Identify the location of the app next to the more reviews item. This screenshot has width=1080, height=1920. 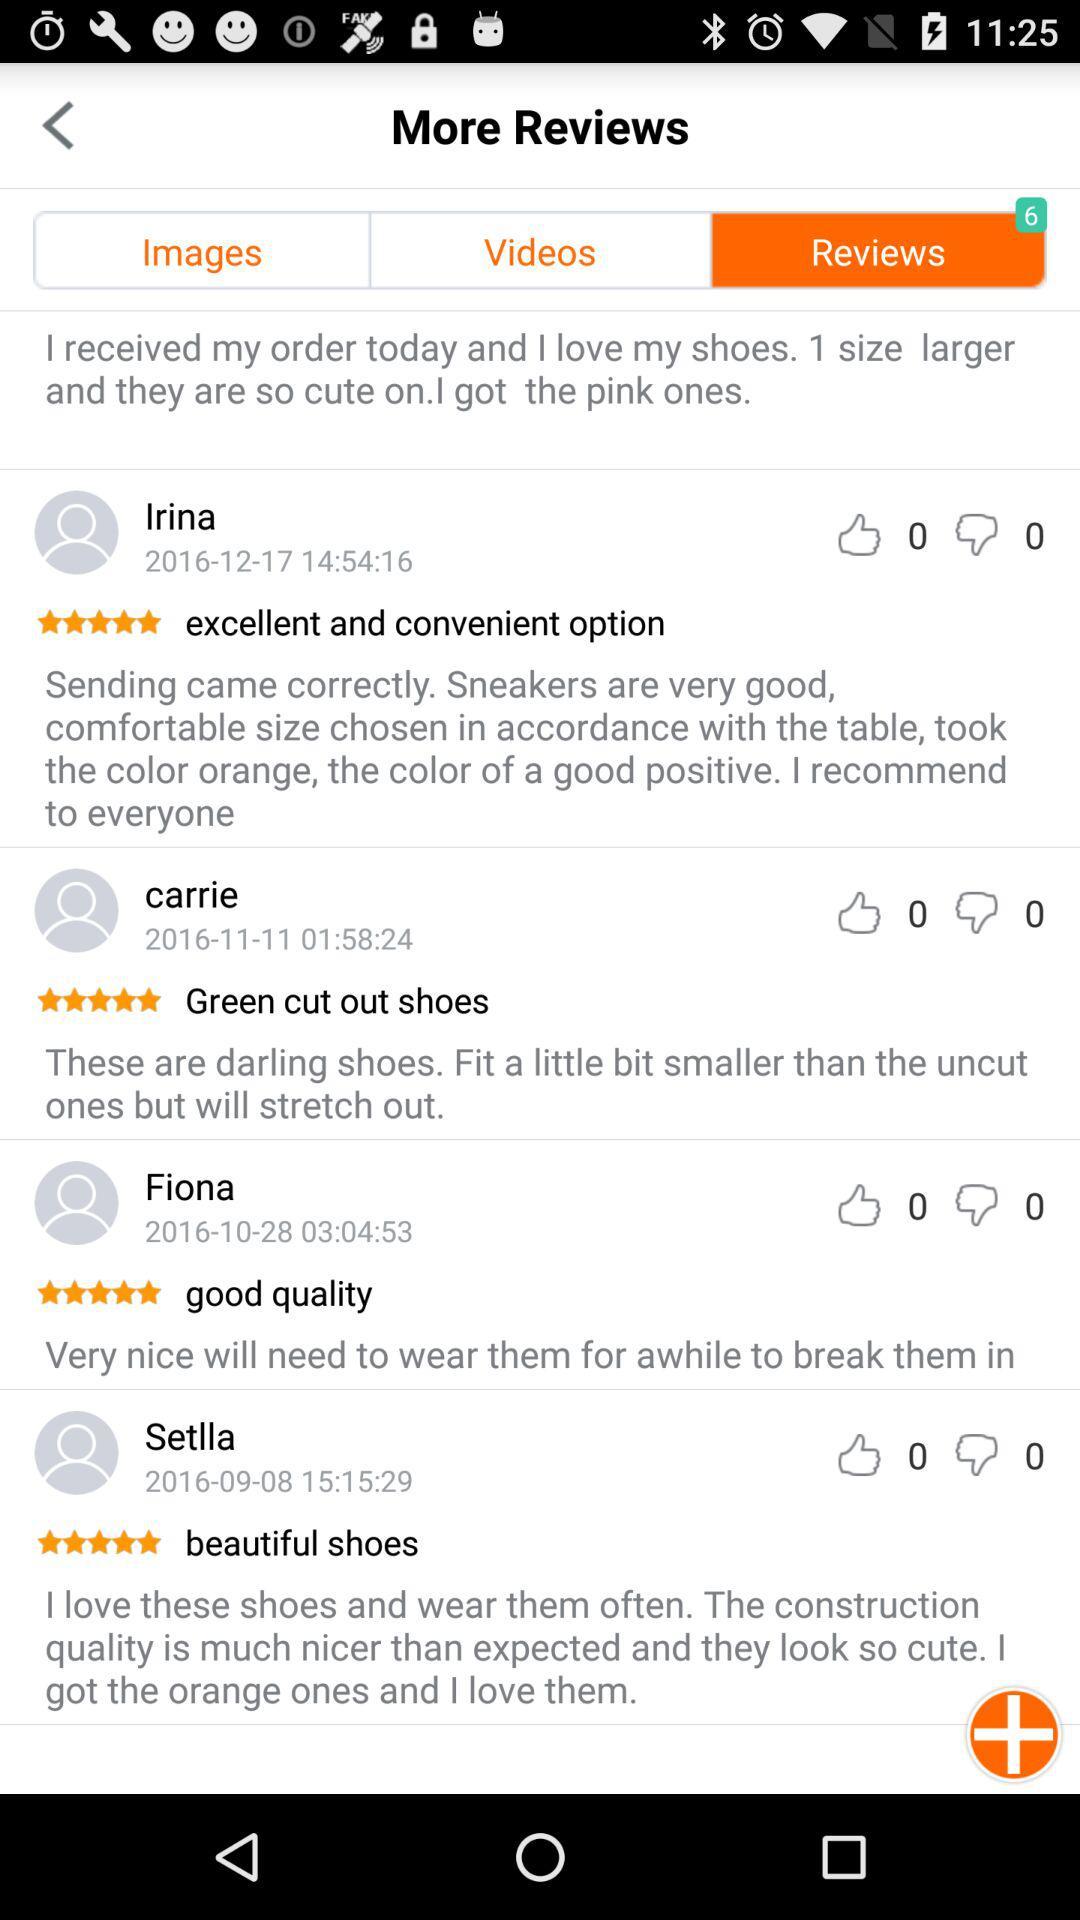
(56, 124).